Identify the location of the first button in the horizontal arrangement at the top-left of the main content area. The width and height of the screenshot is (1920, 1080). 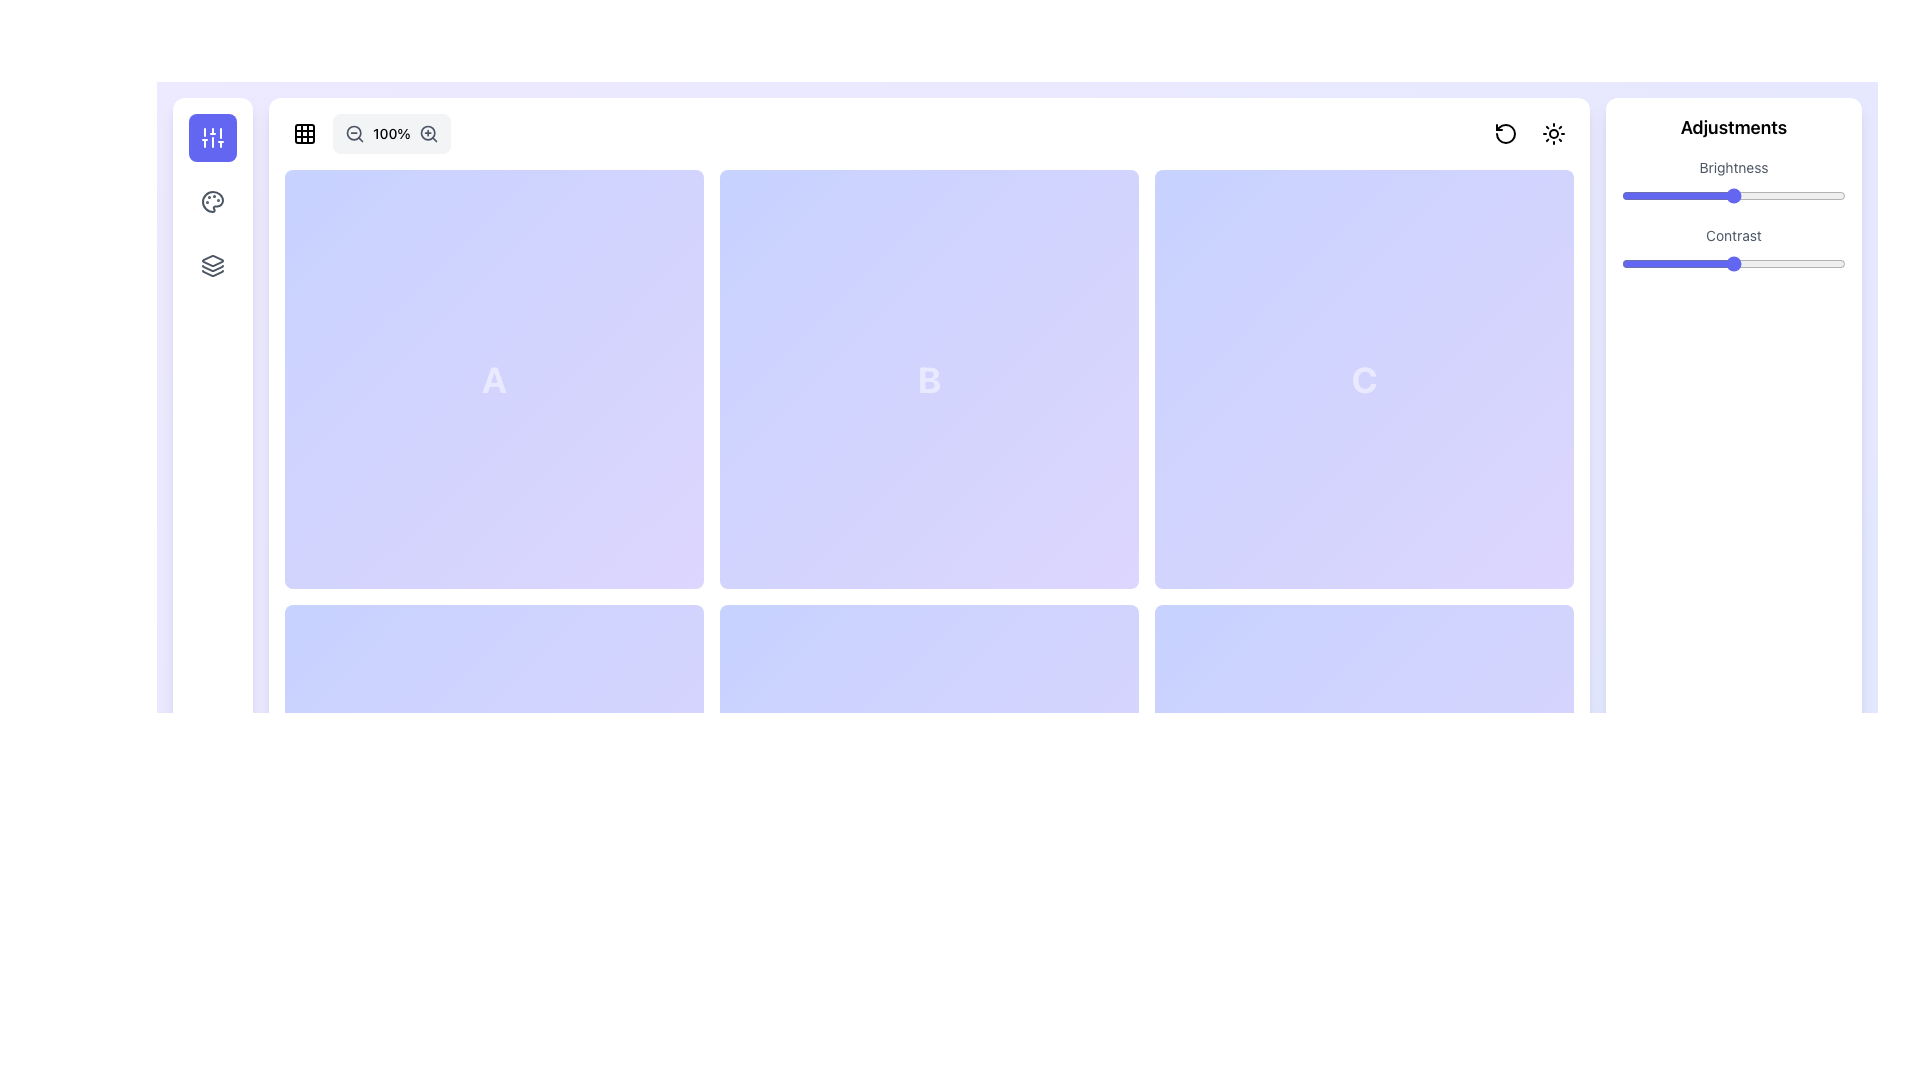
(304, 134).